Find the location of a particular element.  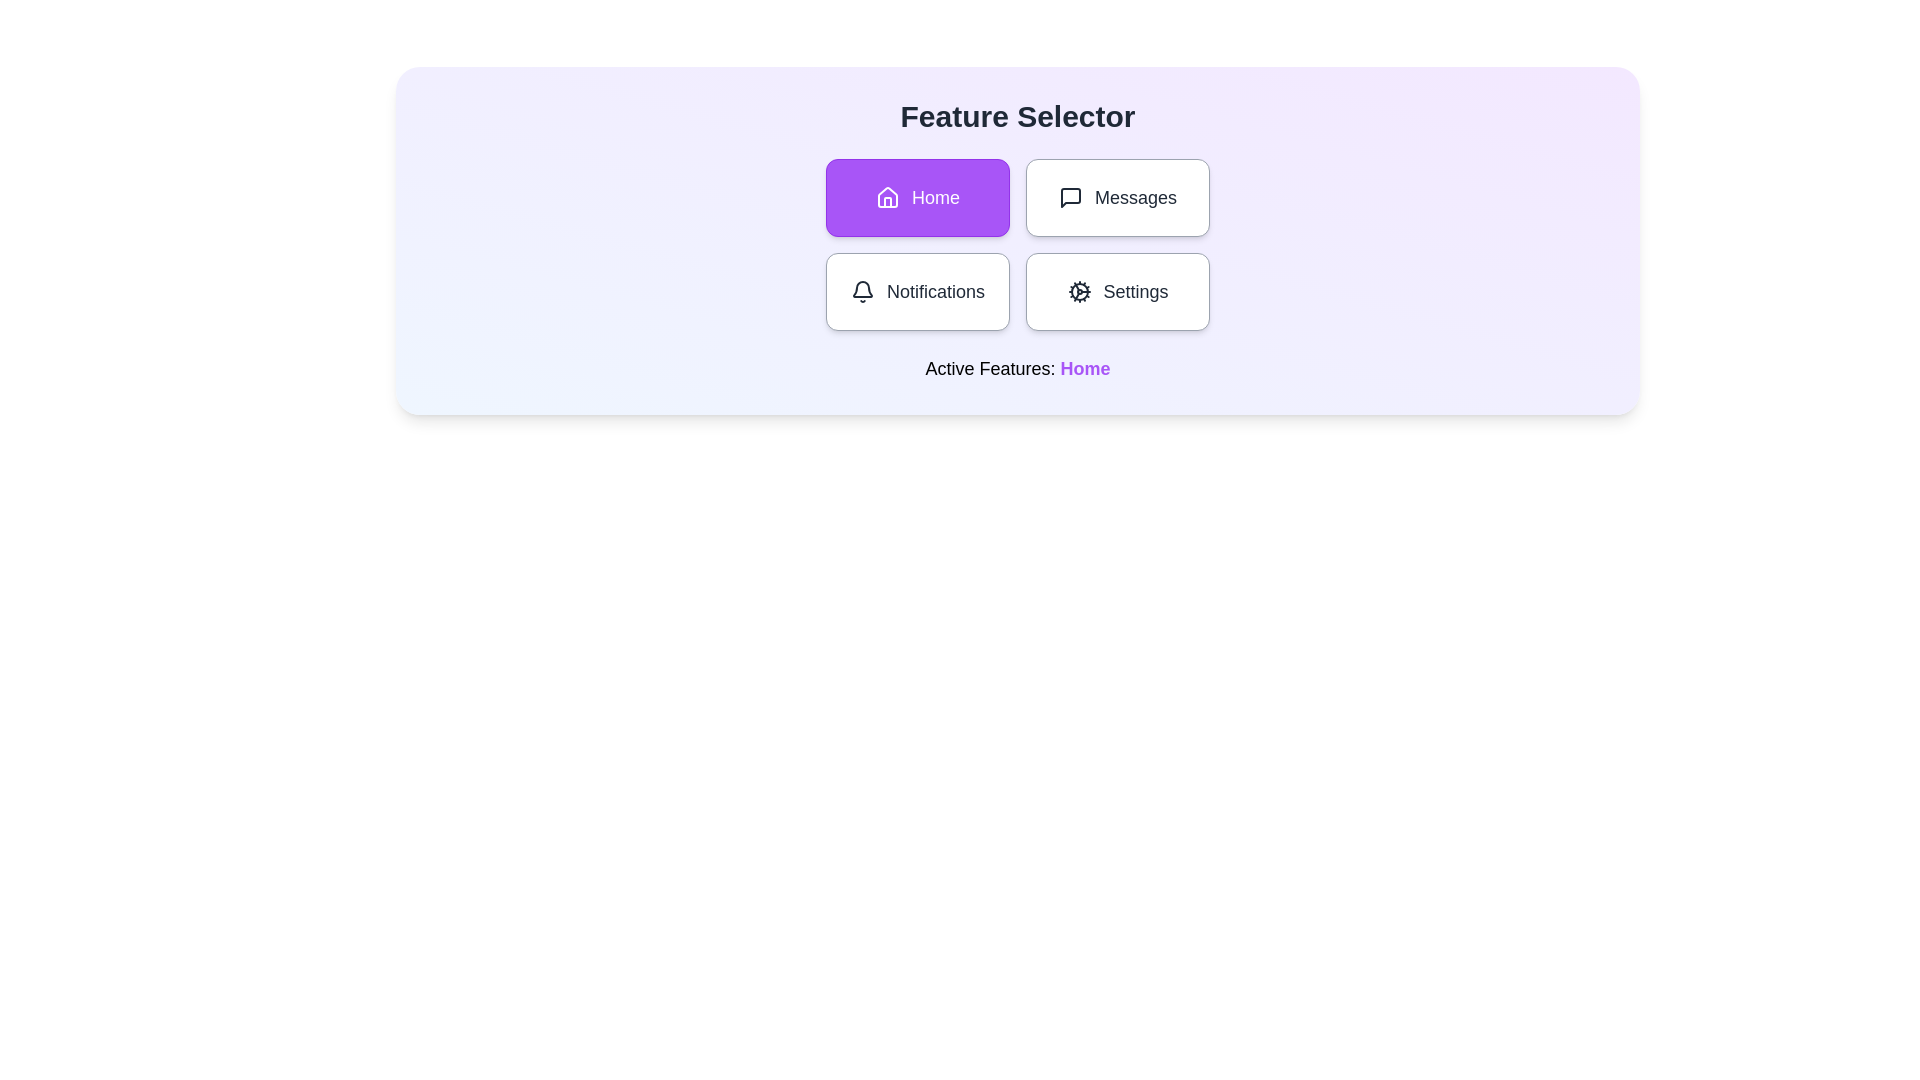

SVG icon depicting a speech bubble located inside the 'Messages' button, which is the second button in a row of feature selector buttons is located at coordinates (1069, 197).